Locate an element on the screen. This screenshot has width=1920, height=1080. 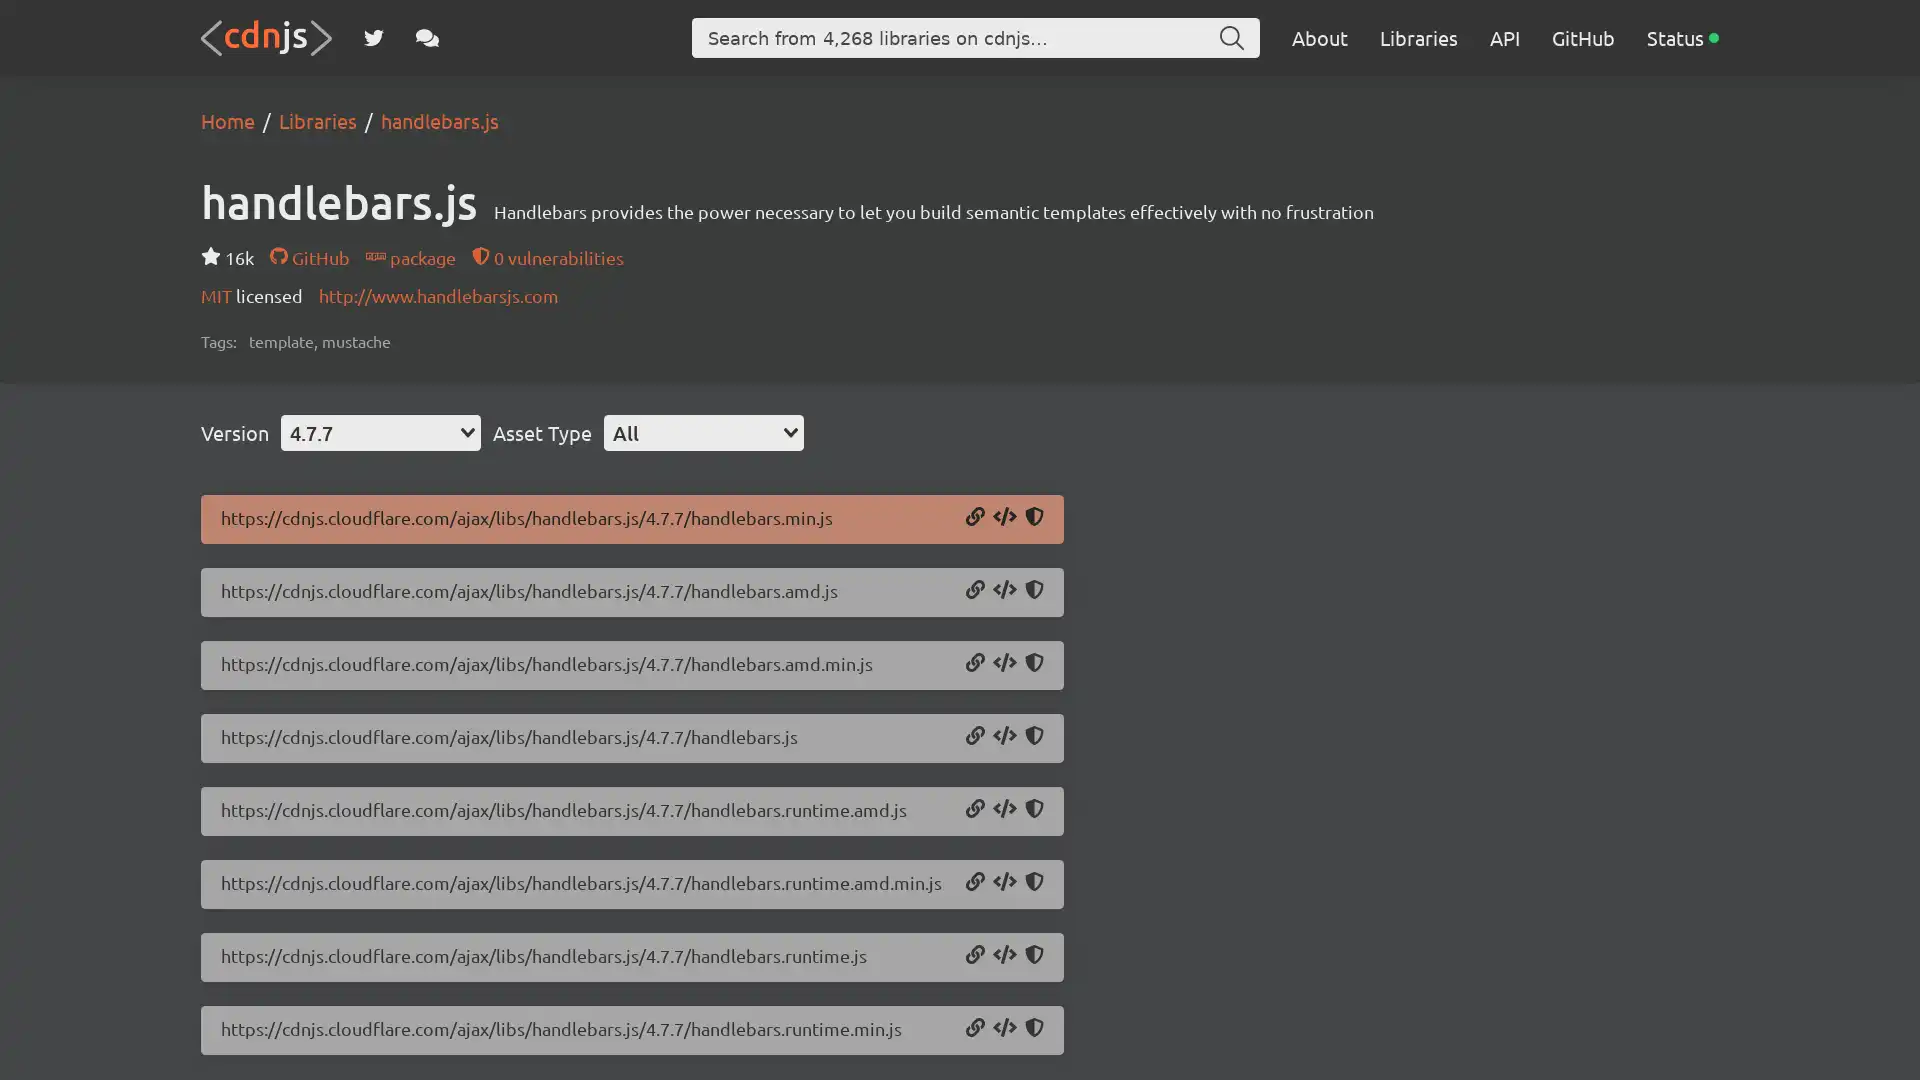
Copy Script Tag is located at coordinates (1004, 590).